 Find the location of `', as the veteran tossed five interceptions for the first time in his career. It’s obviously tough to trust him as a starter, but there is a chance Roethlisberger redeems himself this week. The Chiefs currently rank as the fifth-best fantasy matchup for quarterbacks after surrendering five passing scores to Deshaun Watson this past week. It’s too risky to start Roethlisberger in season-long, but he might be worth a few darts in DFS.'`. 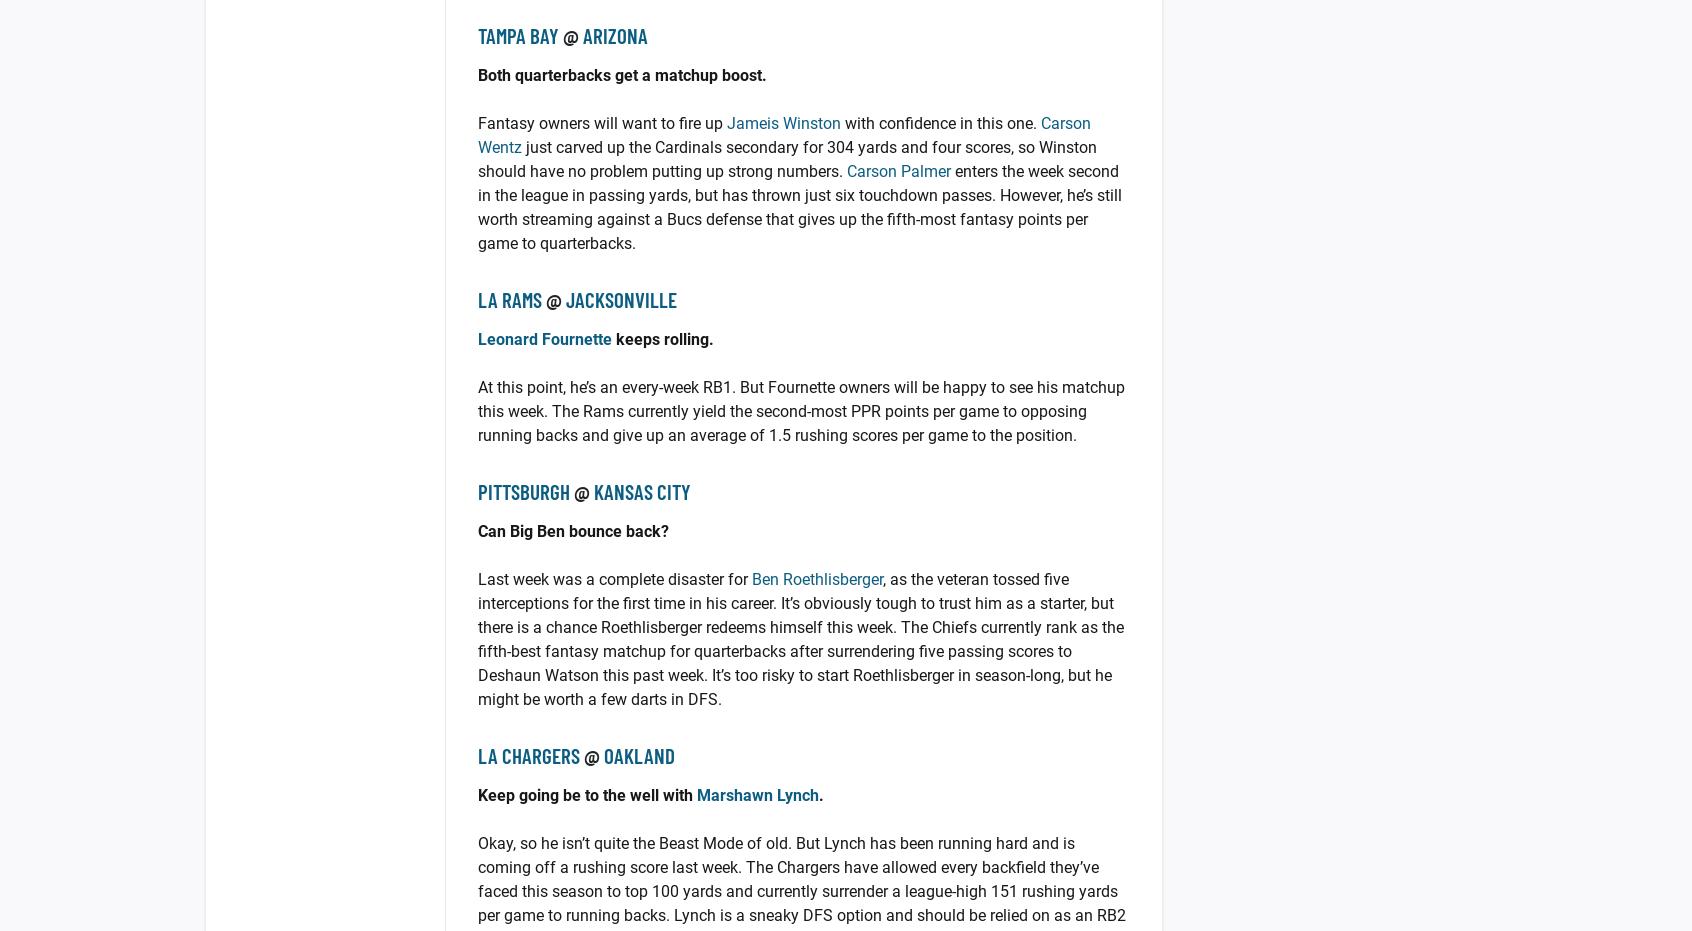

', as the veteran tossed five interceptions for the first time in his career. It’s obviously tough to trust him as a starter, but there is a chance Roethlisberger redeems himself this week. The Chiefs currently rank as the fifth-best fantasy matchup for quarterbacks after surrendering five passing scores to Deshaun Watson this past week. It’s too risky to start Roethlisberger in season-long, but he might be worth a few darts in DFS.' is located at coordinates (800, 639).